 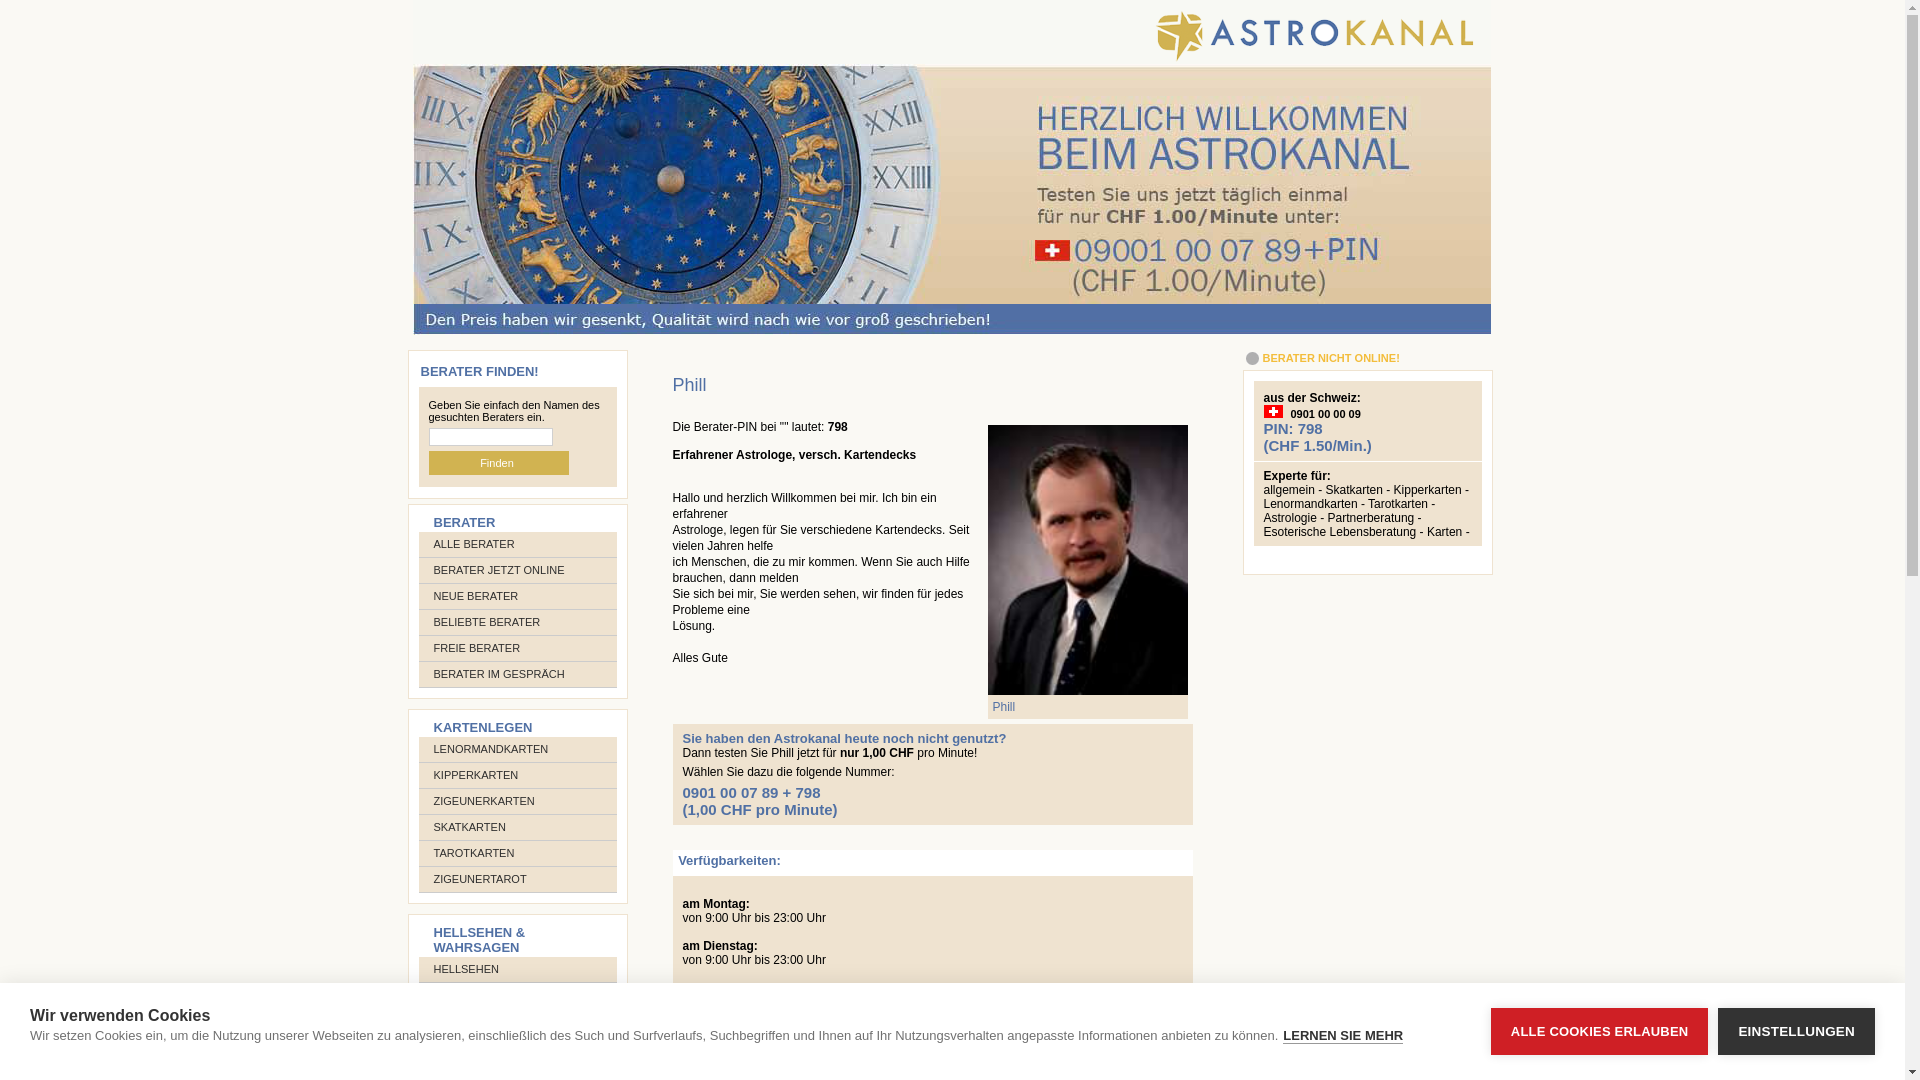 What do you see at coordinates (1717, 1031) in the screenshot?
I see `'EINSTELLUNGEN'` at bounding box center [1717, 1031].